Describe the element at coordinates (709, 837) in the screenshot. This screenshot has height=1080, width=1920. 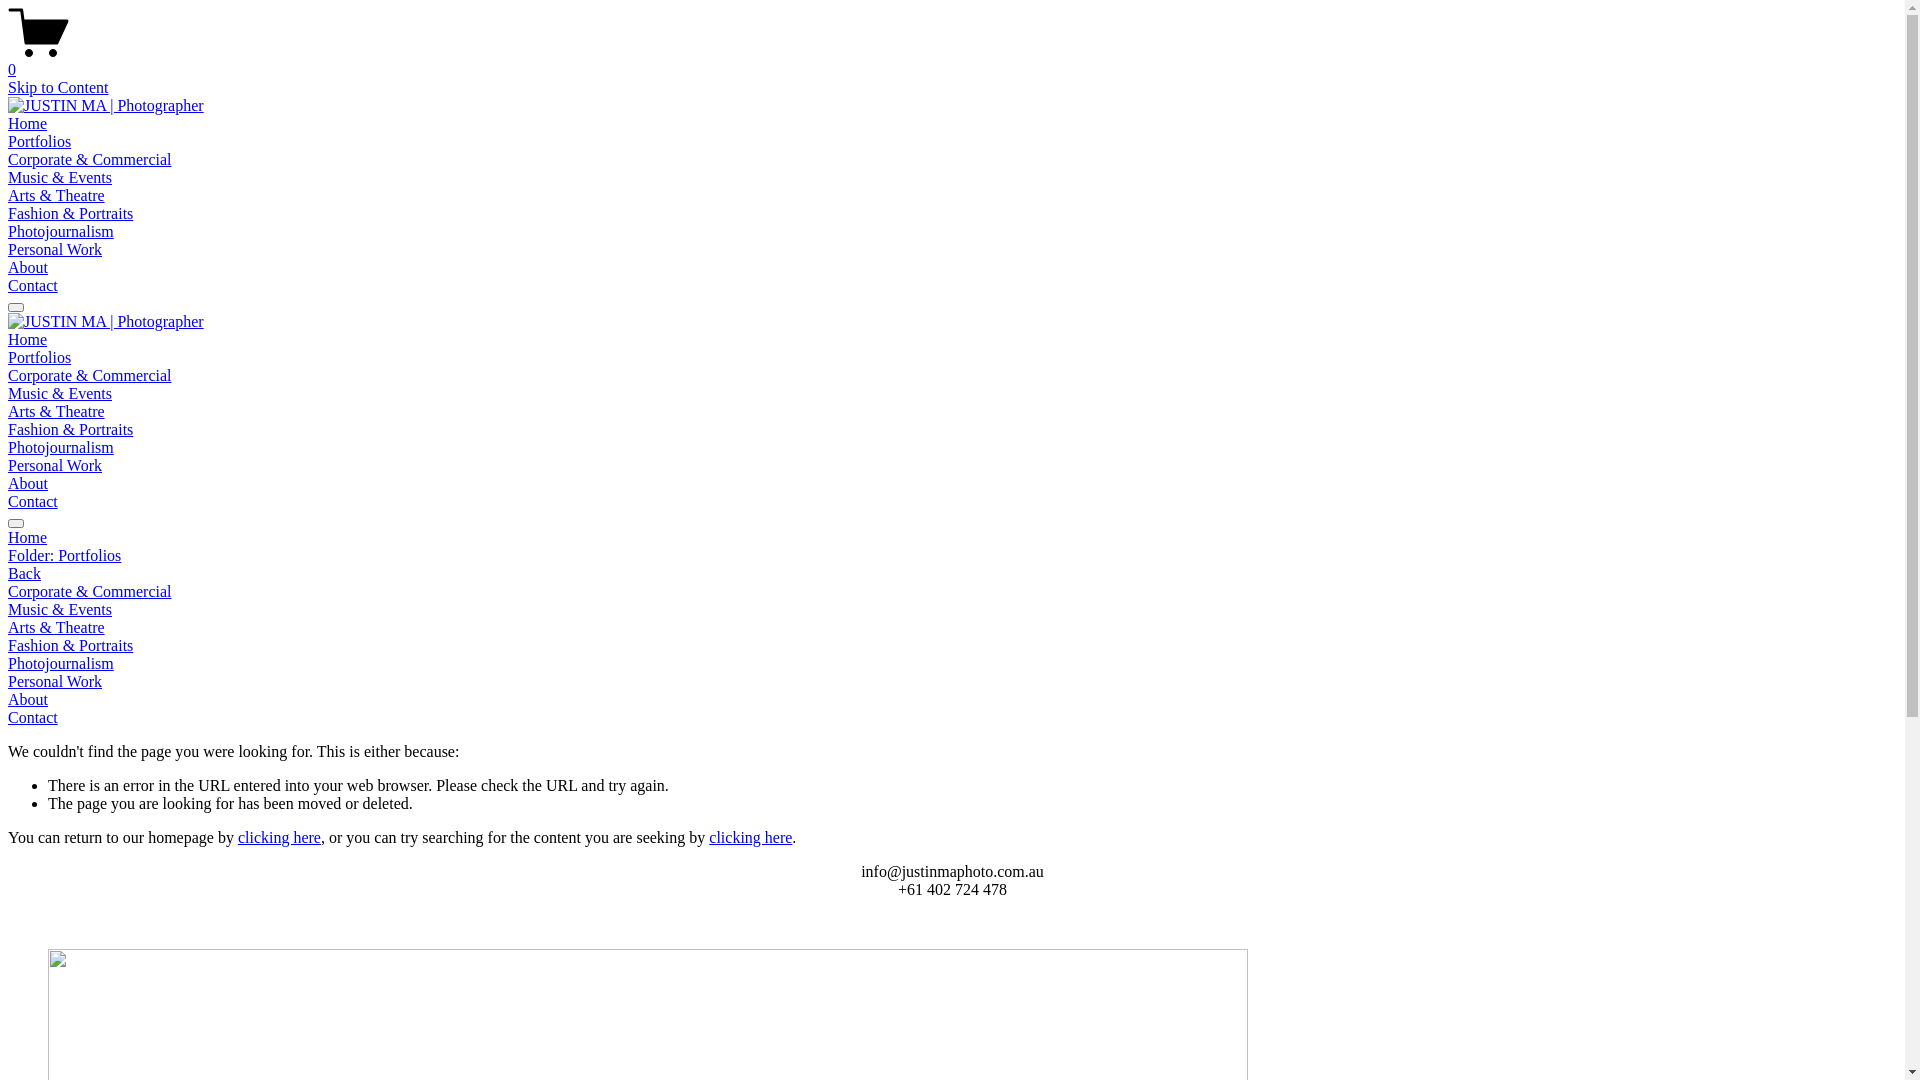
I see `'clicking here'` at that location.